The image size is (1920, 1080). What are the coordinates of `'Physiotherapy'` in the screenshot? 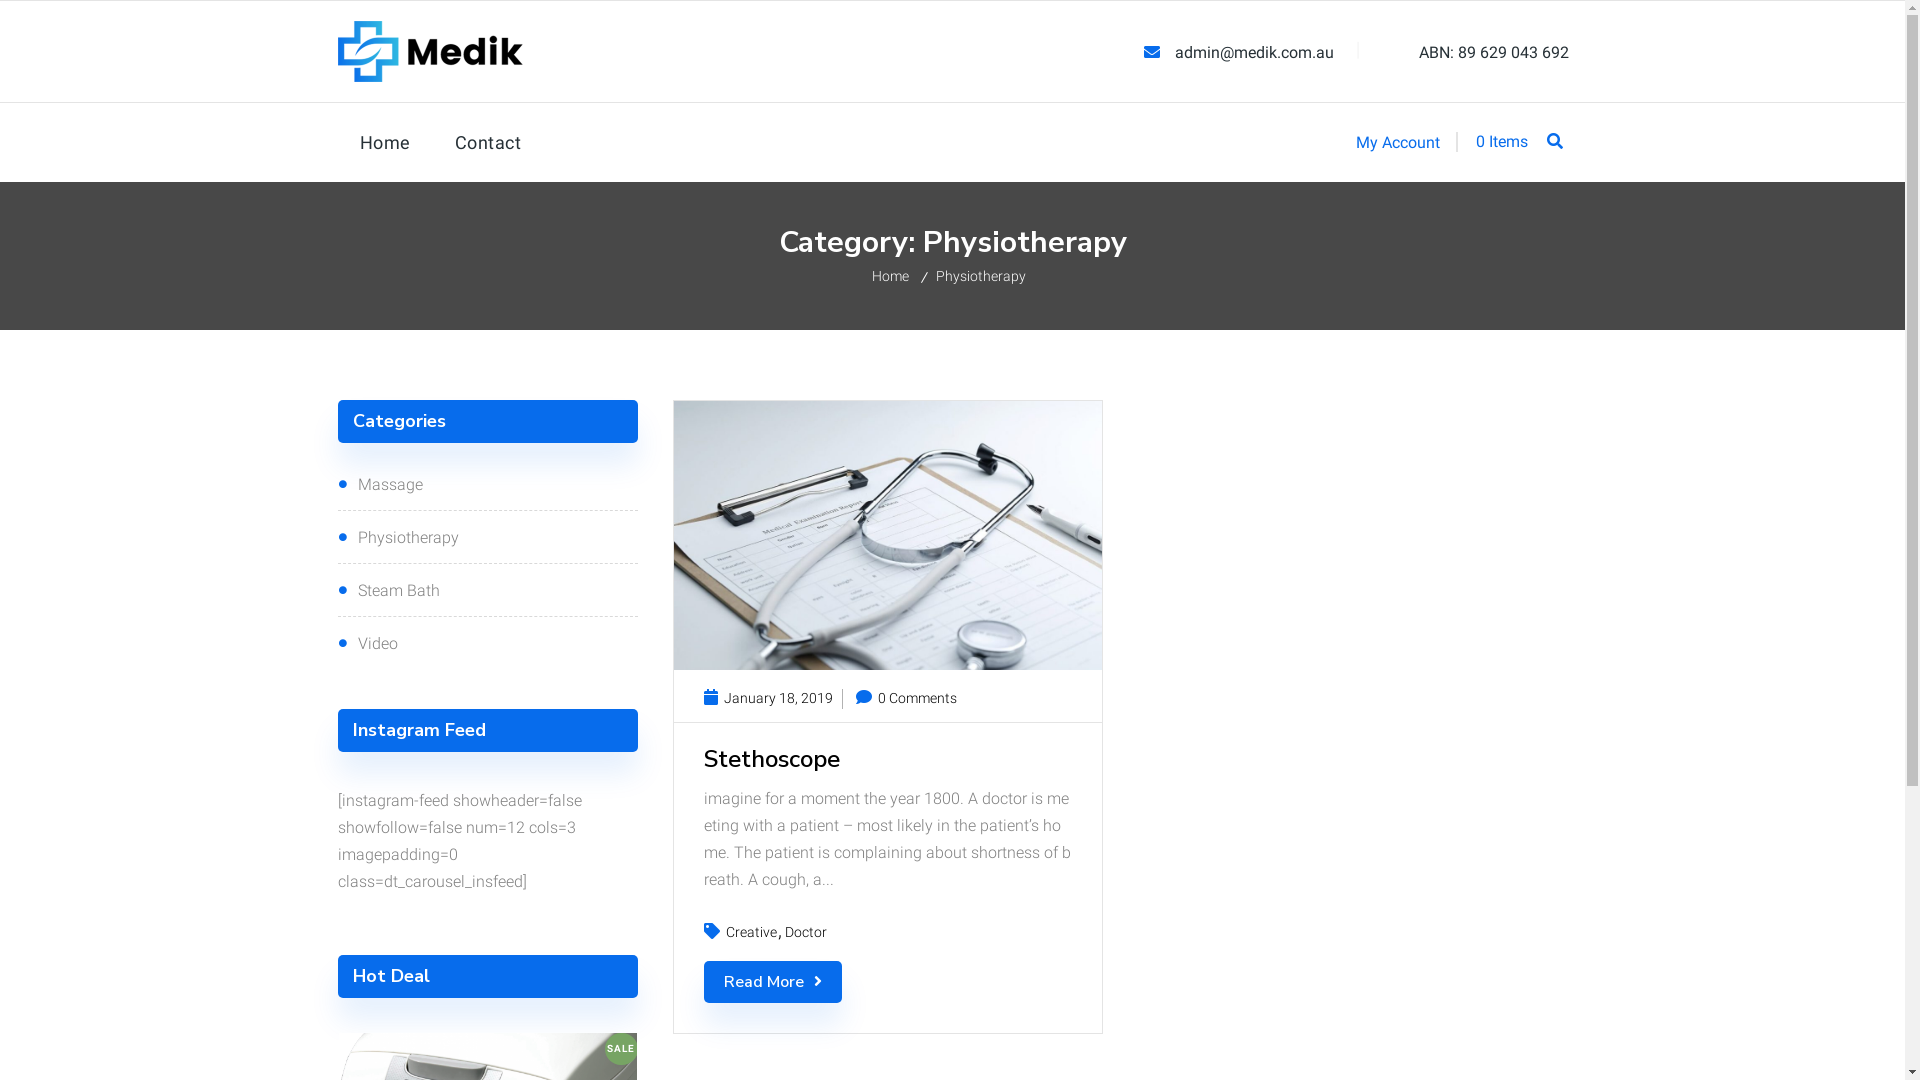 It's located at (488, 535).